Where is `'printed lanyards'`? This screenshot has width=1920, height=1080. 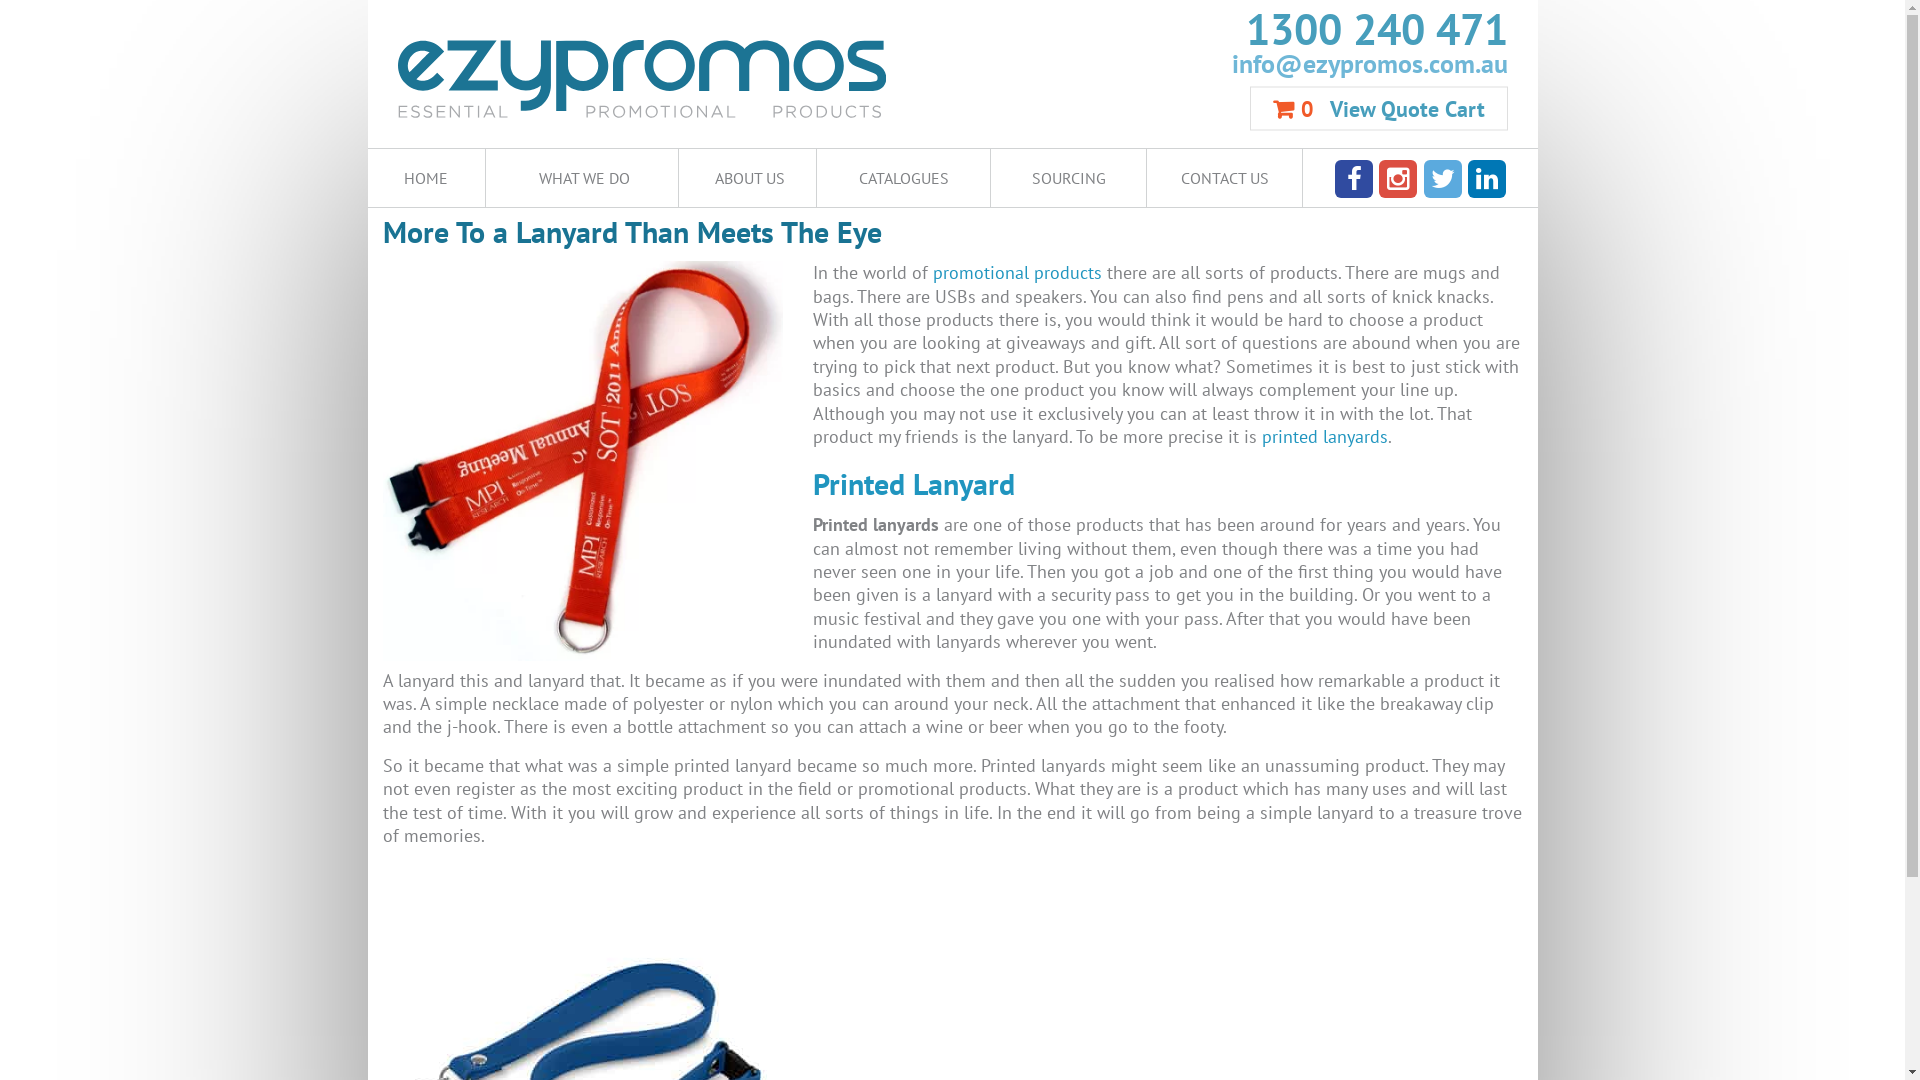 'printed lanyards' is located at coordinates (1324, 435).